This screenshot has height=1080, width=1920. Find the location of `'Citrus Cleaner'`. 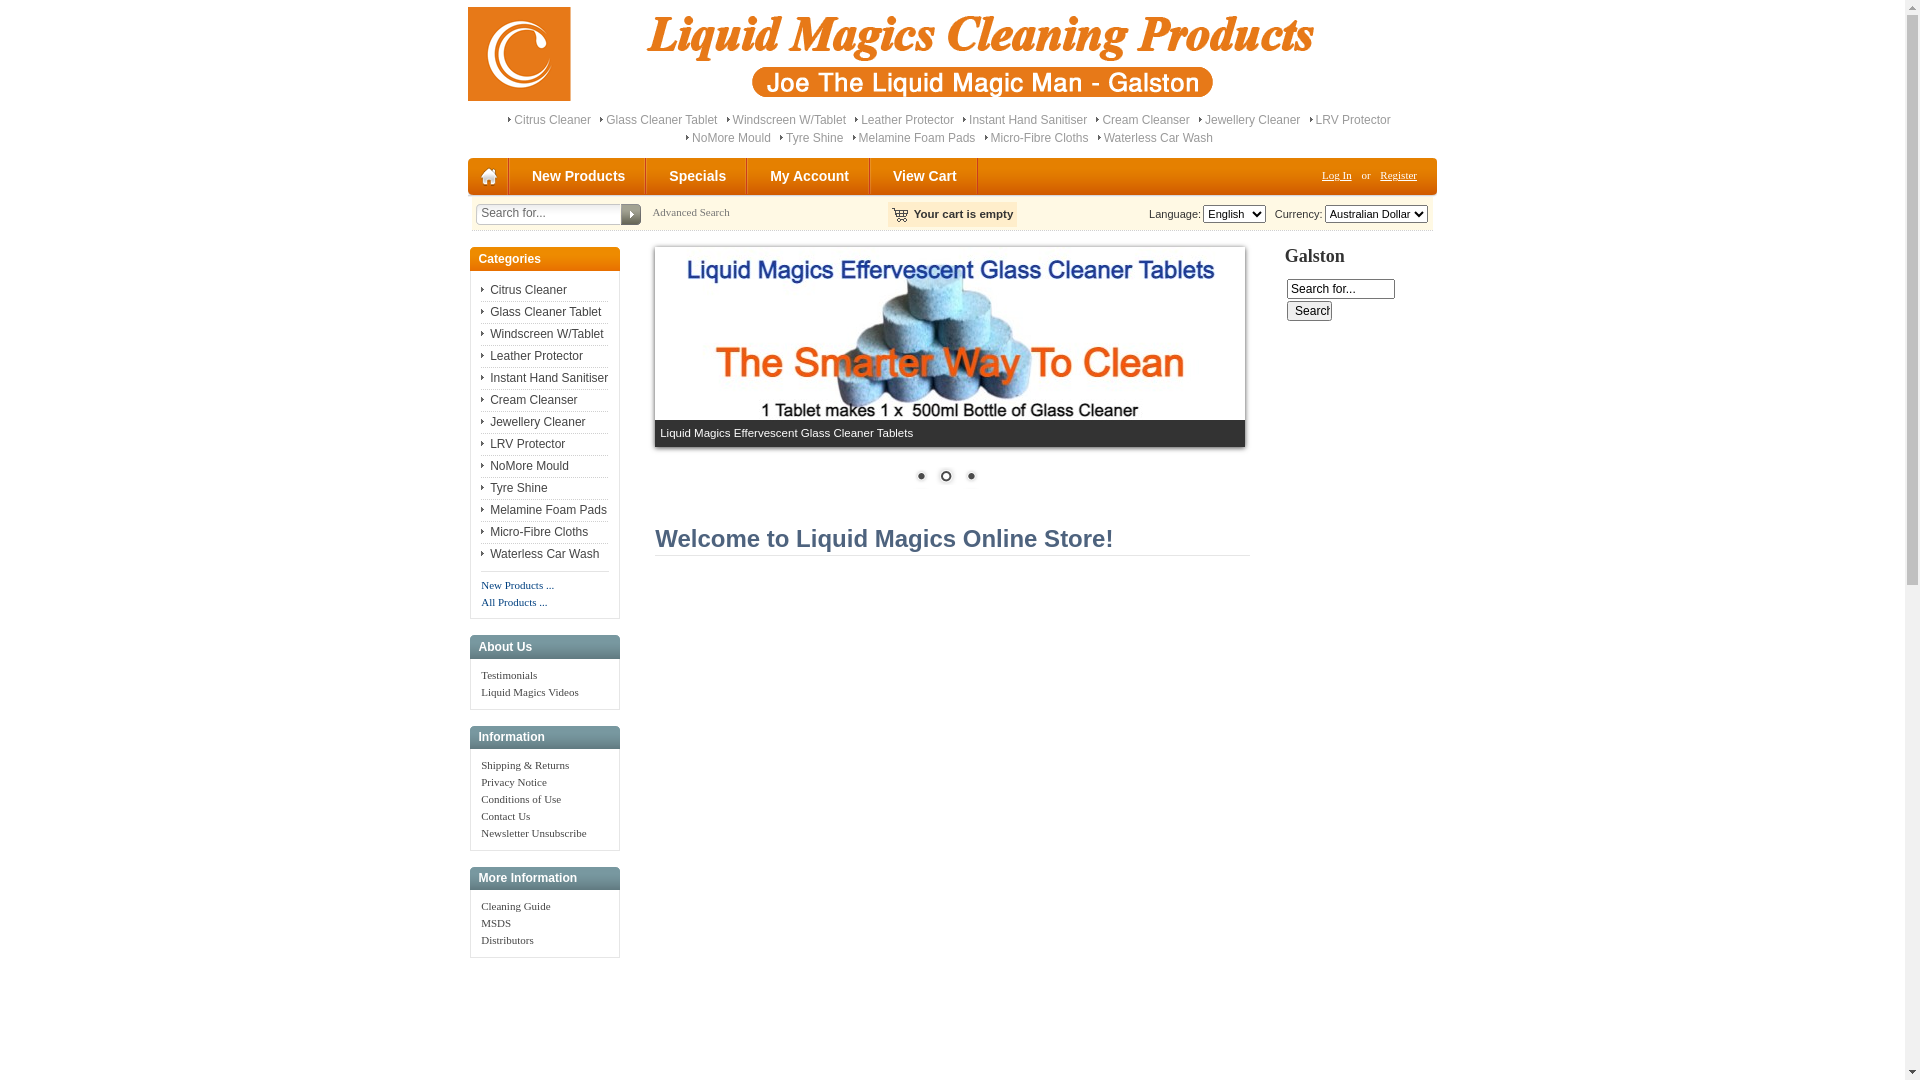

'Citrus Cleaner' is located at coordinates (480, 289).